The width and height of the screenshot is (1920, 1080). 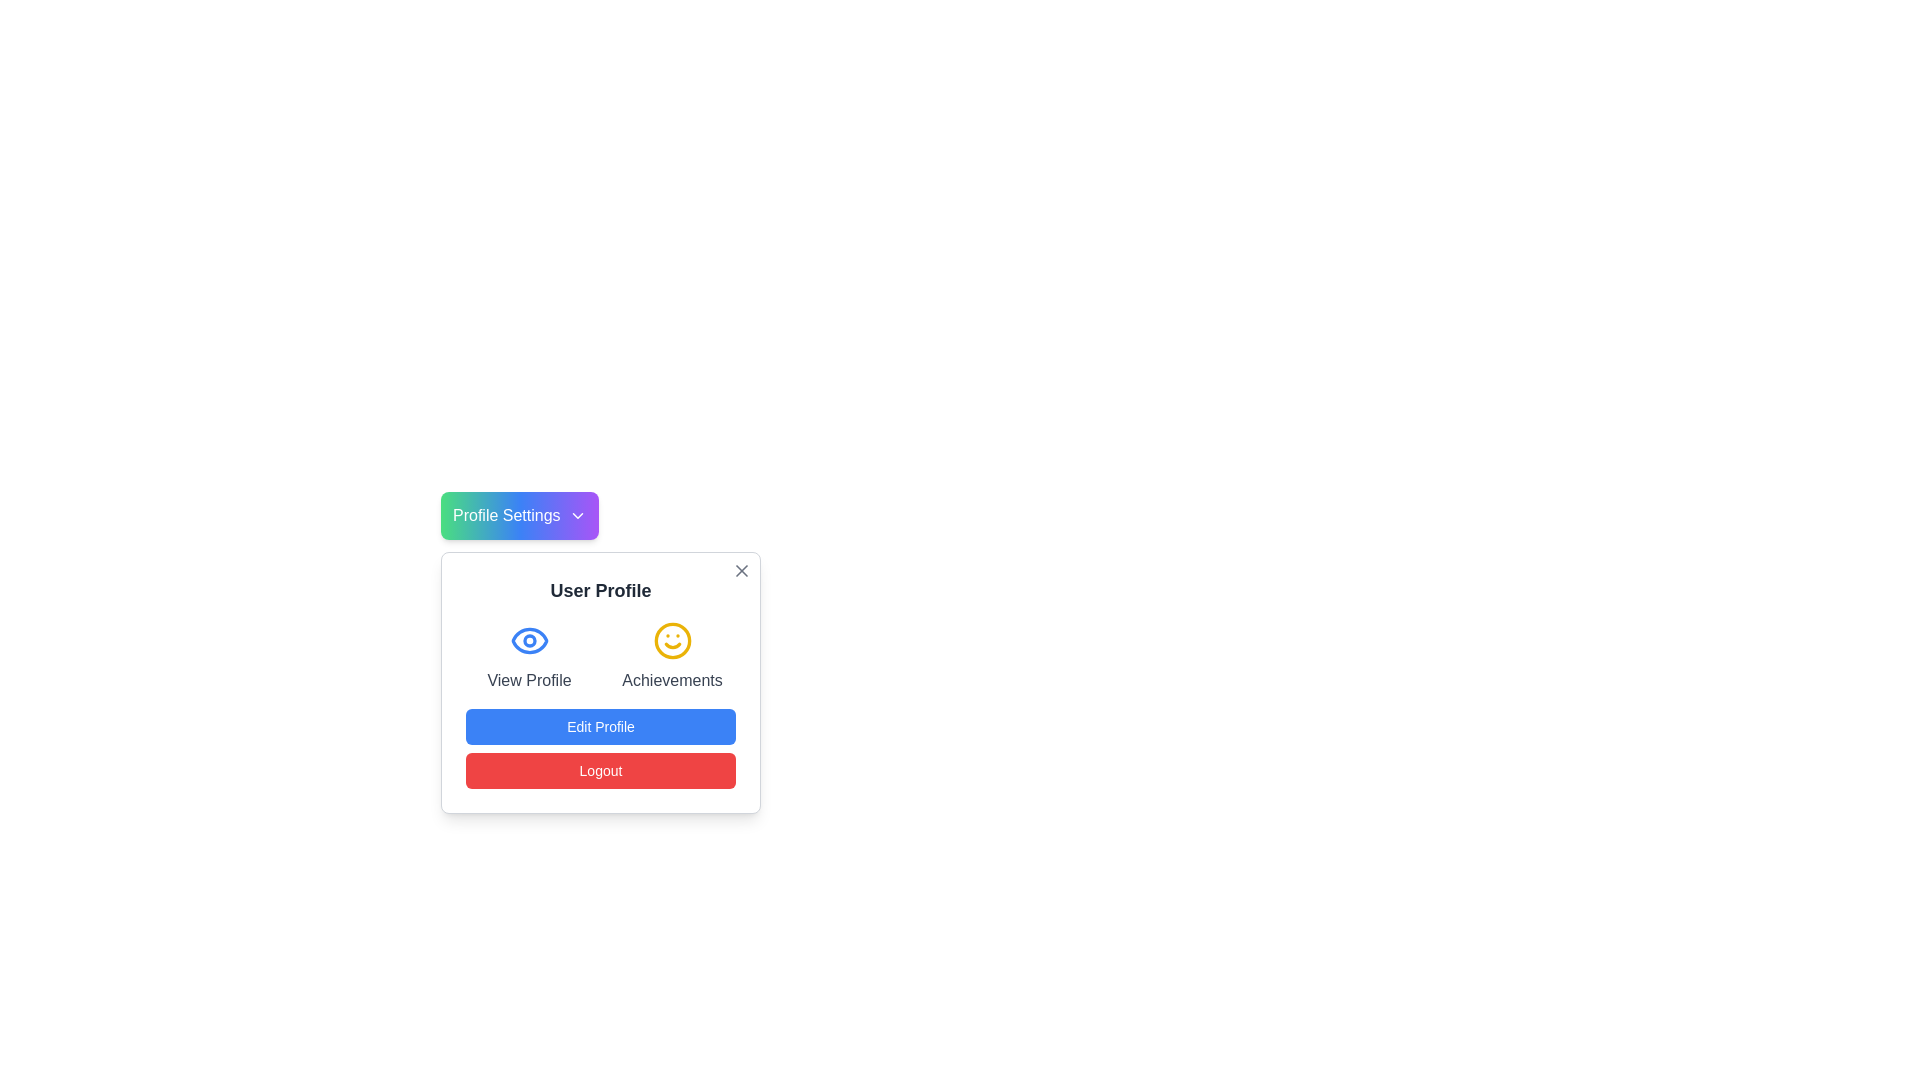 What do you see at coordinates (529, 656) in the screenshot?
I see `the 'View Profile' button, which features a blue eye icon above a gray text label, located in the user profile card` at bounding box center [529, 656].